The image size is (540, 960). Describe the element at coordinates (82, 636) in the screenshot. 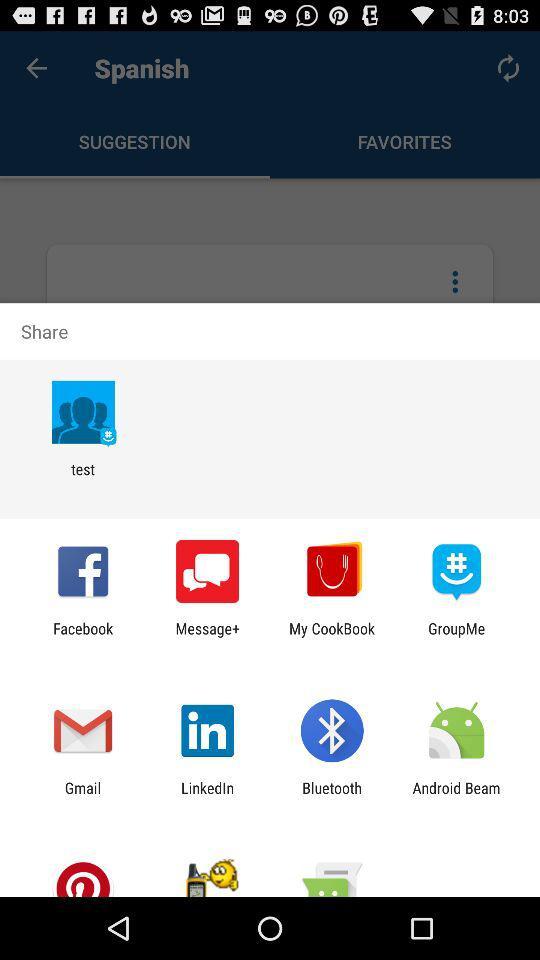

I see `app next to message+` at that location.